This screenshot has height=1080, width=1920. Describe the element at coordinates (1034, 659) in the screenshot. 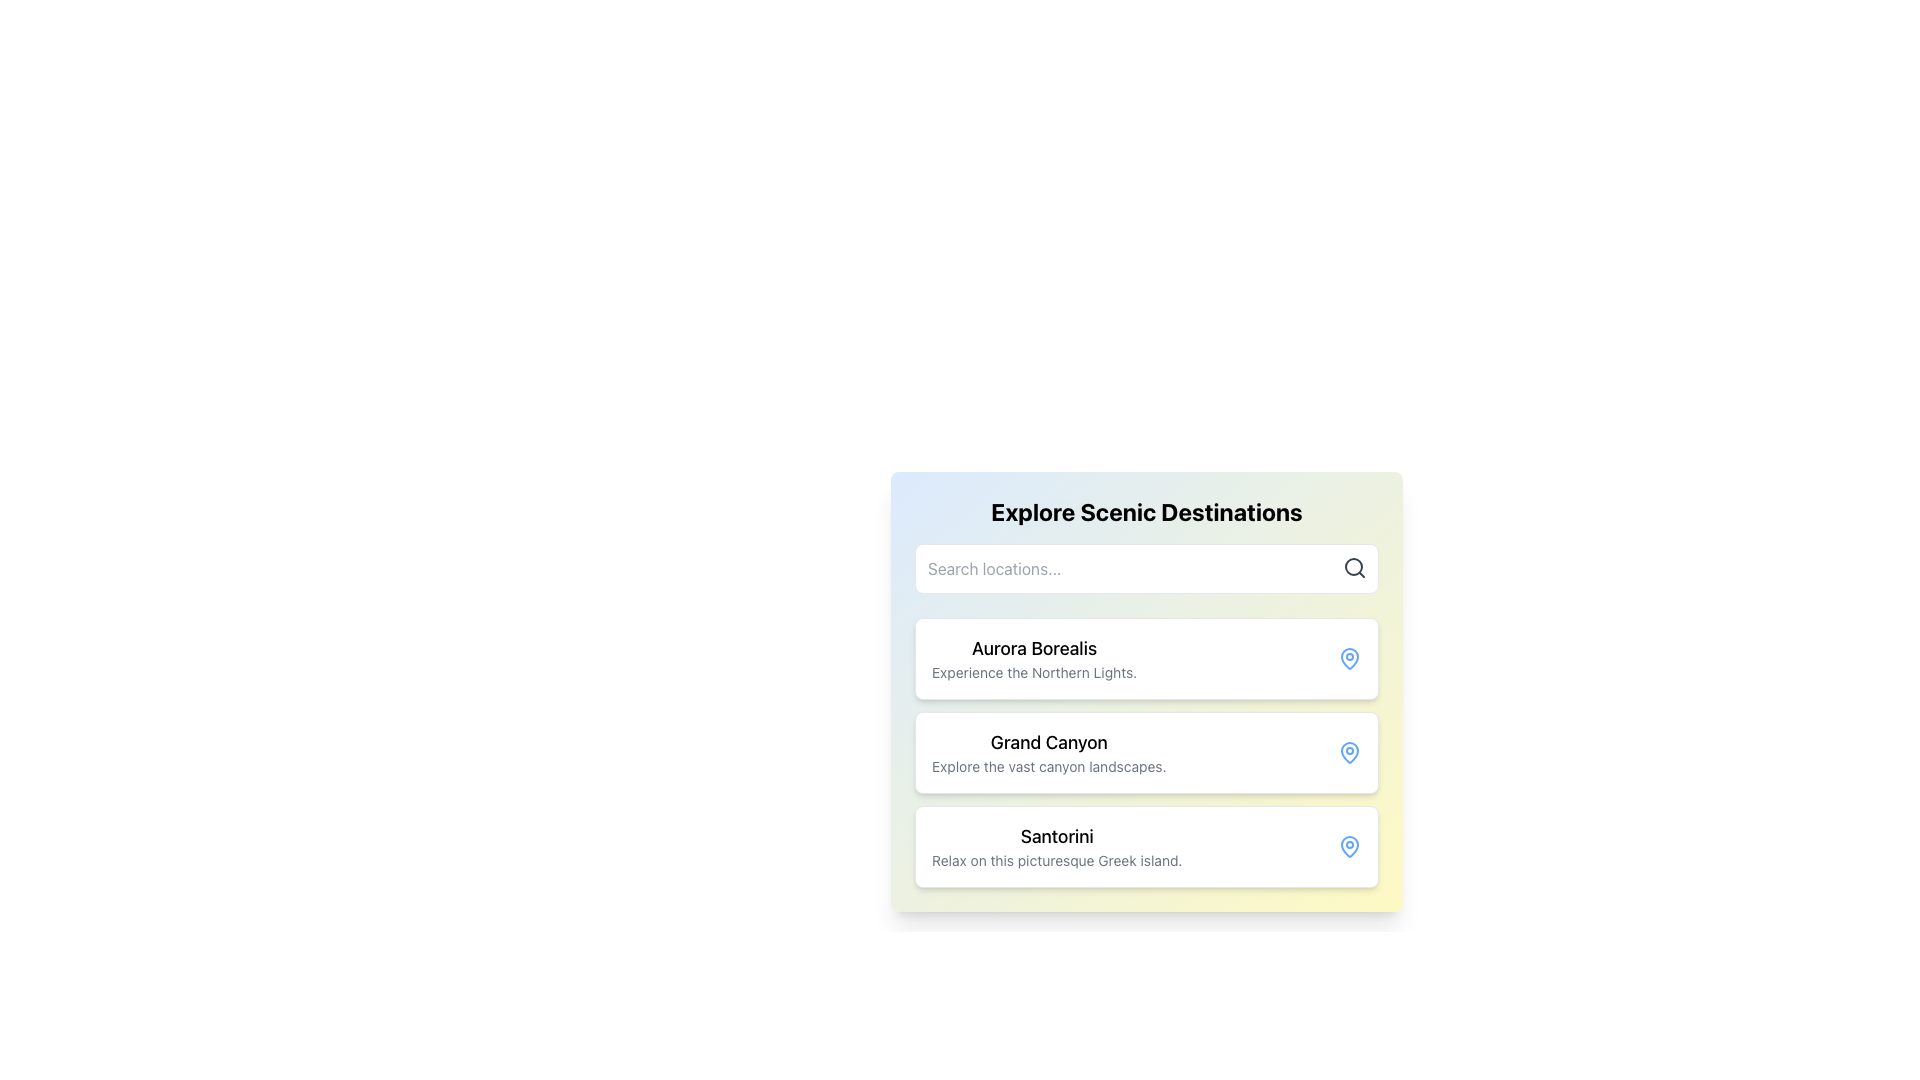

I see `text from the descriptive label located in the first card of the vertical list of scenic destinations beneath the search bar` at that location.